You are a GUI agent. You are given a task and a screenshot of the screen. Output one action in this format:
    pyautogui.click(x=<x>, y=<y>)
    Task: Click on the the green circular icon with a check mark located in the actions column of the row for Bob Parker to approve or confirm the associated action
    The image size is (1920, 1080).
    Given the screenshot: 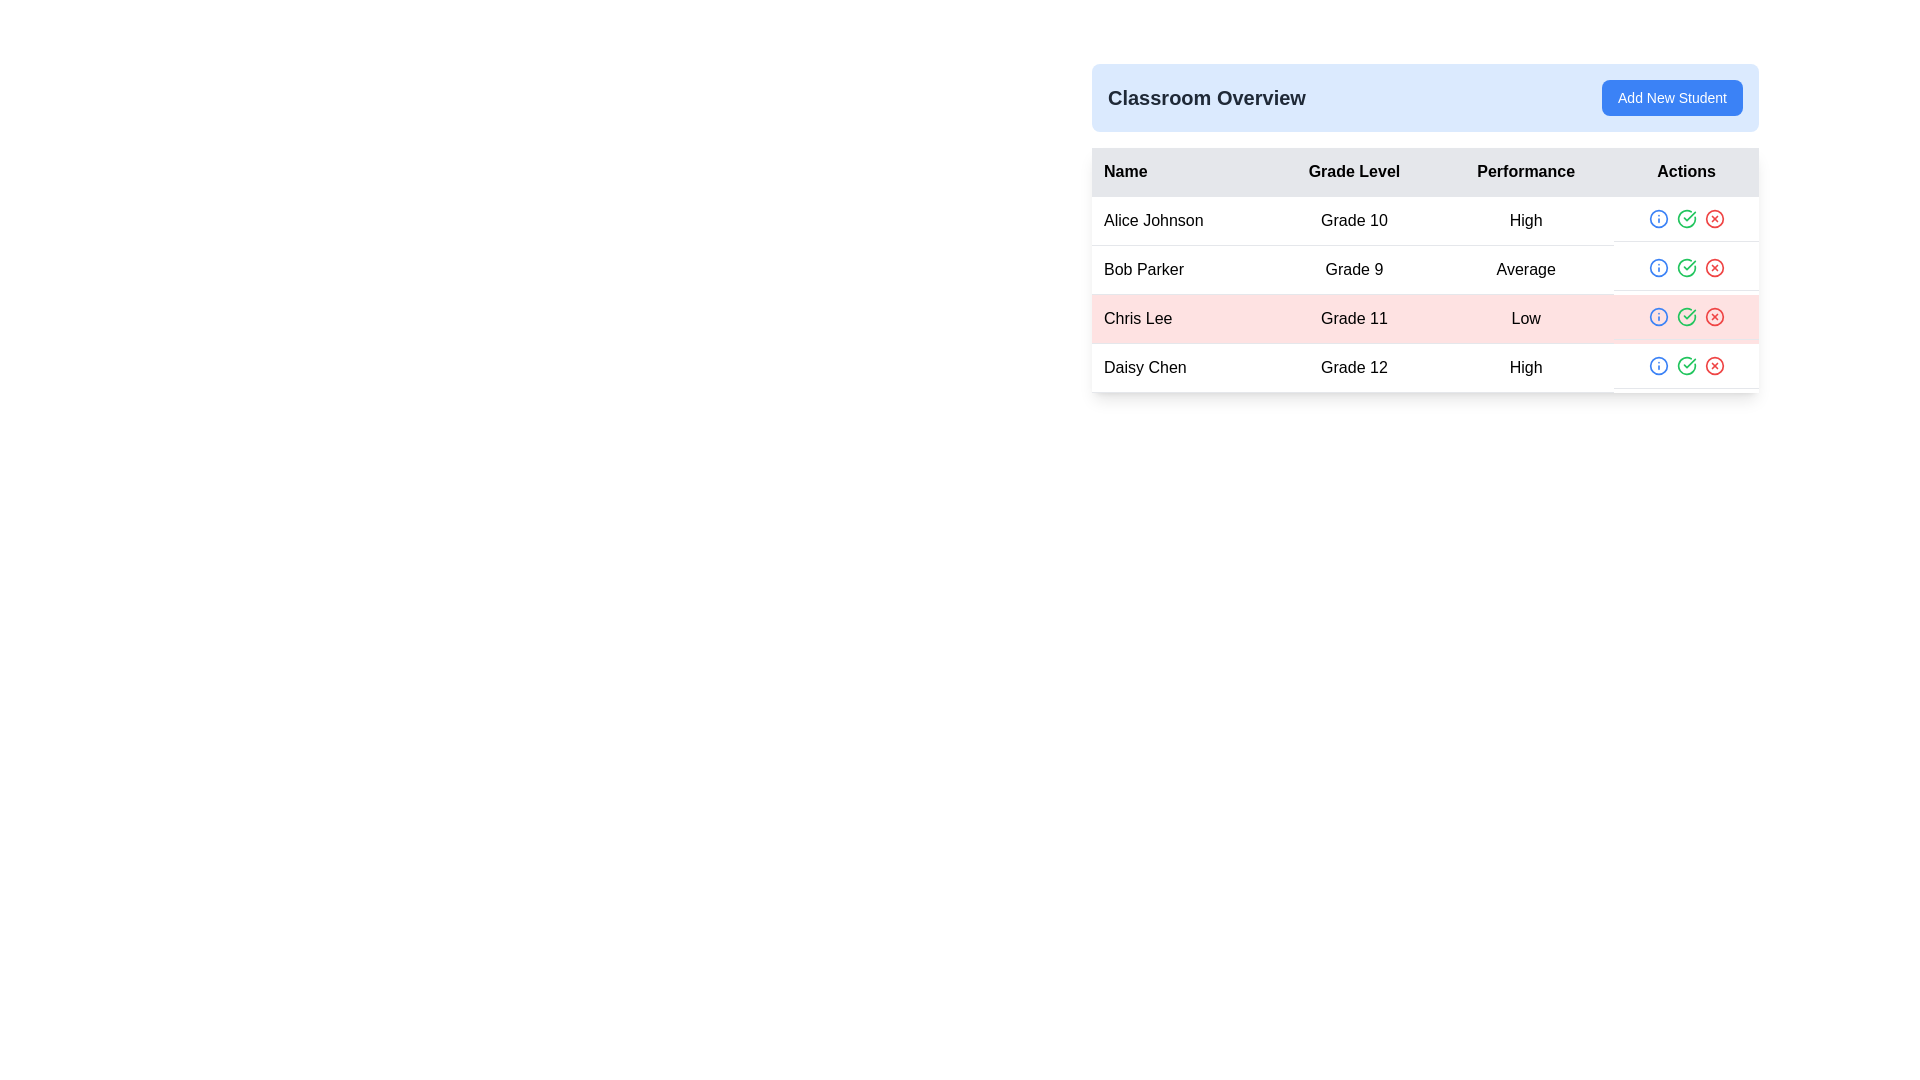 What is the action you would take?
    pyautogui.click(x=1685, y=266)
    